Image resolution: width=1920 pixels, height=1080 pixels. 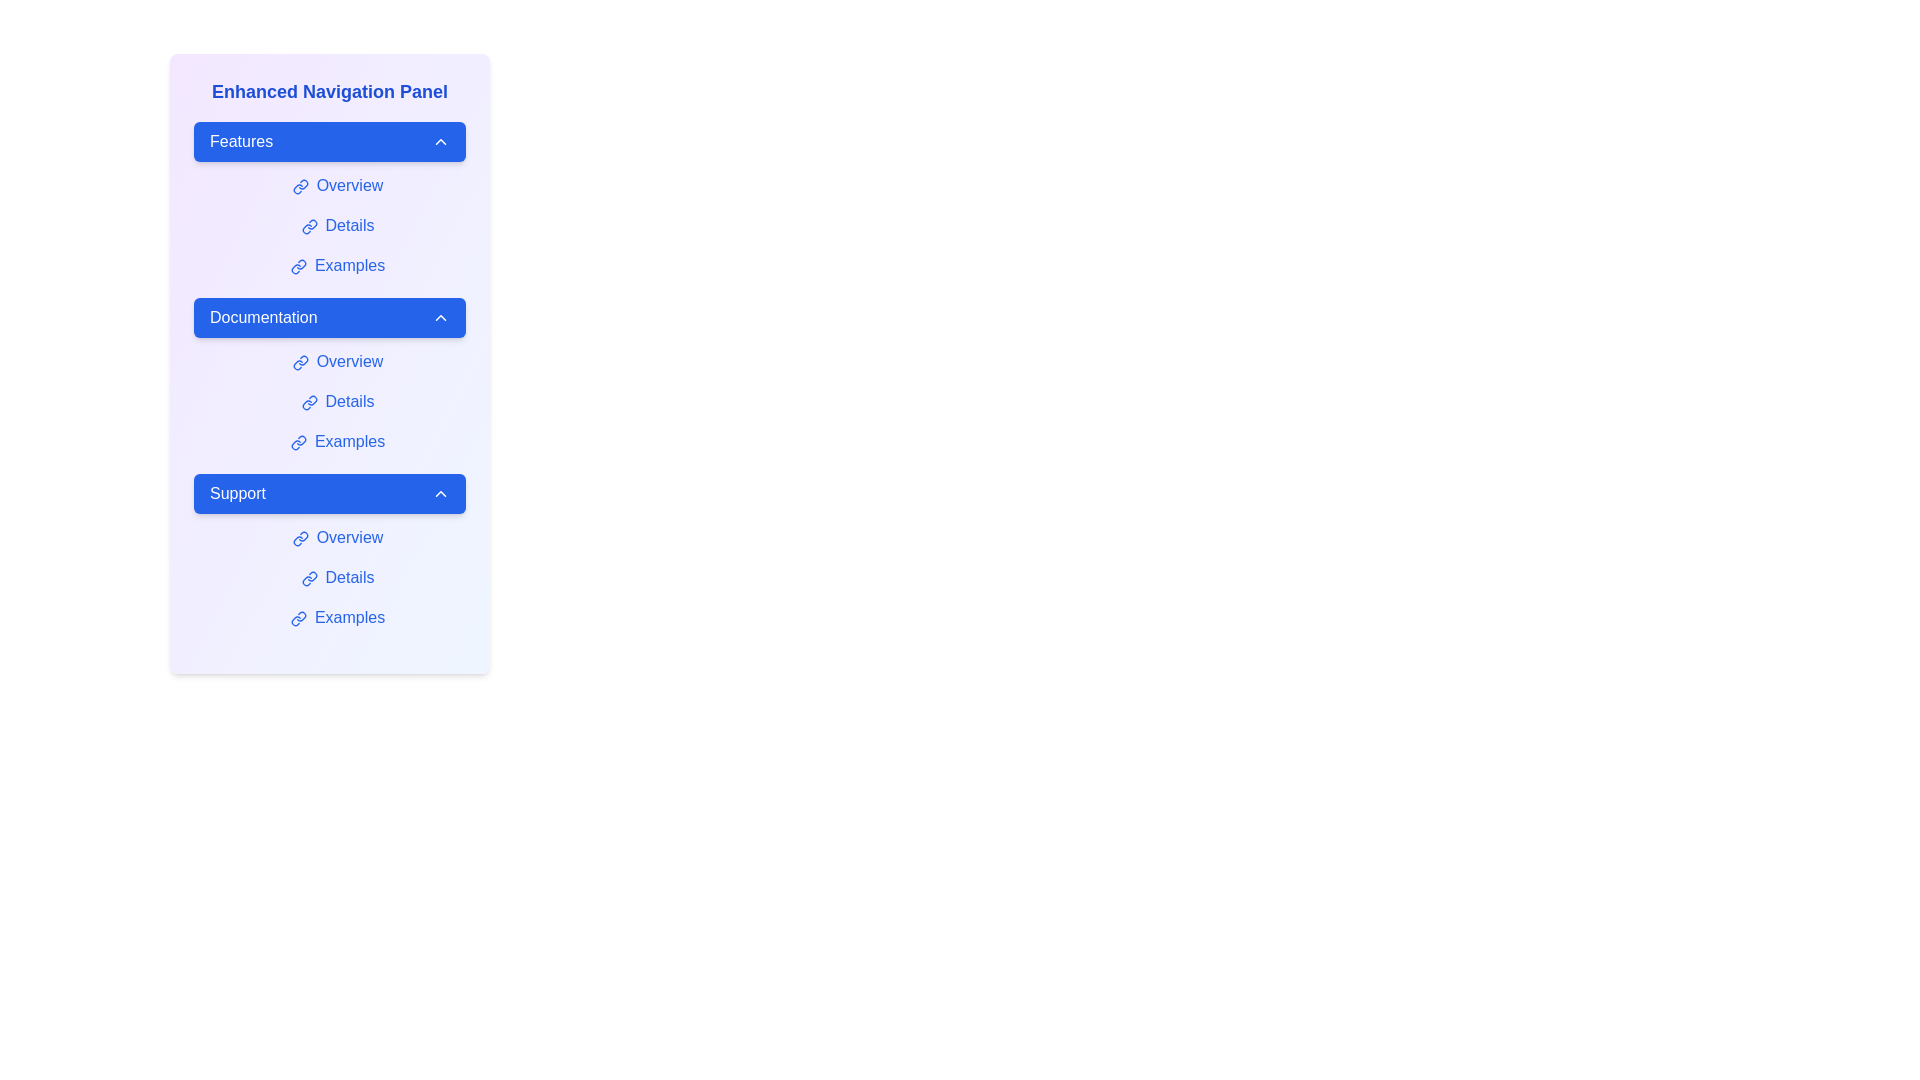 What do you see at coordinates (308, 578) in the screenshot?
I see `the icon located directly to the left of the 'Details' text in the 'Support' section of the navigation panel, which is the fourth element overall in the panel` at bounding box center [308, 578].